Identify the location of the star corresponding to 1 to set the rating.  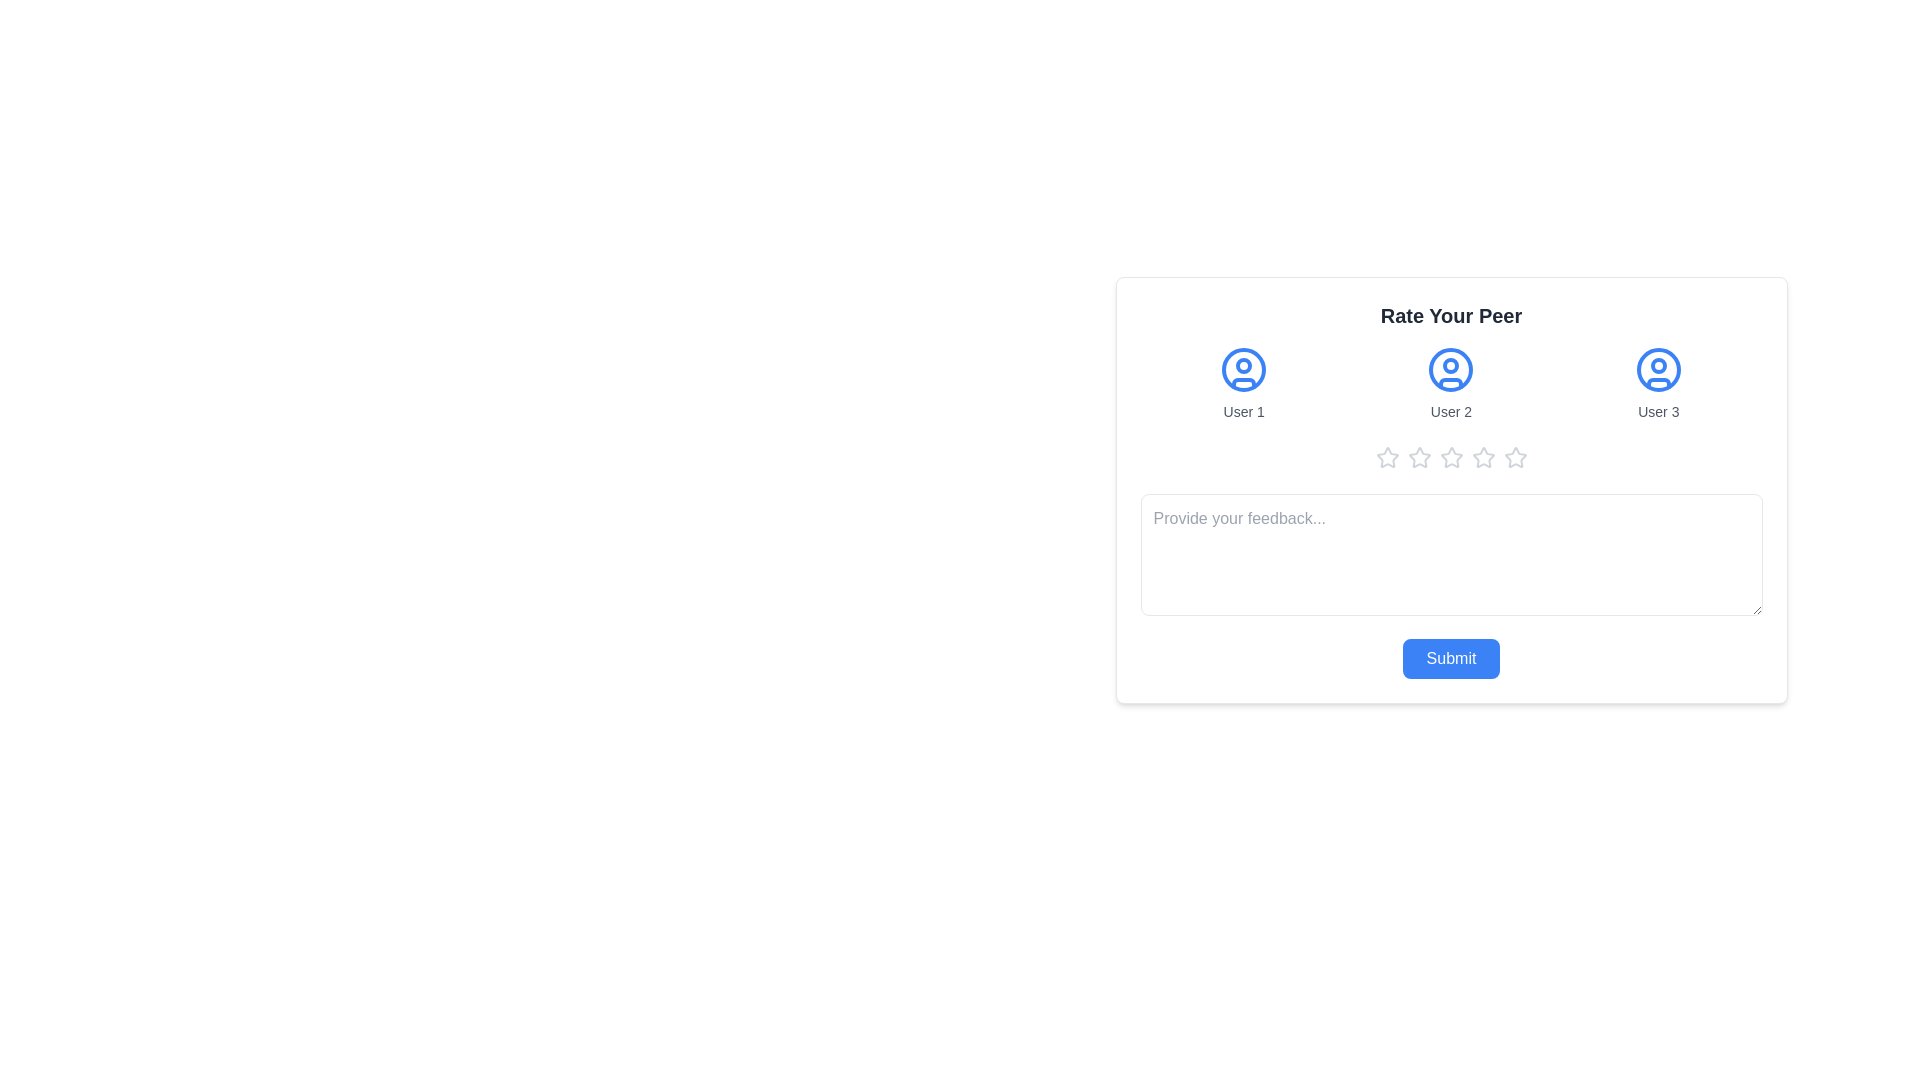
(1386, 458).